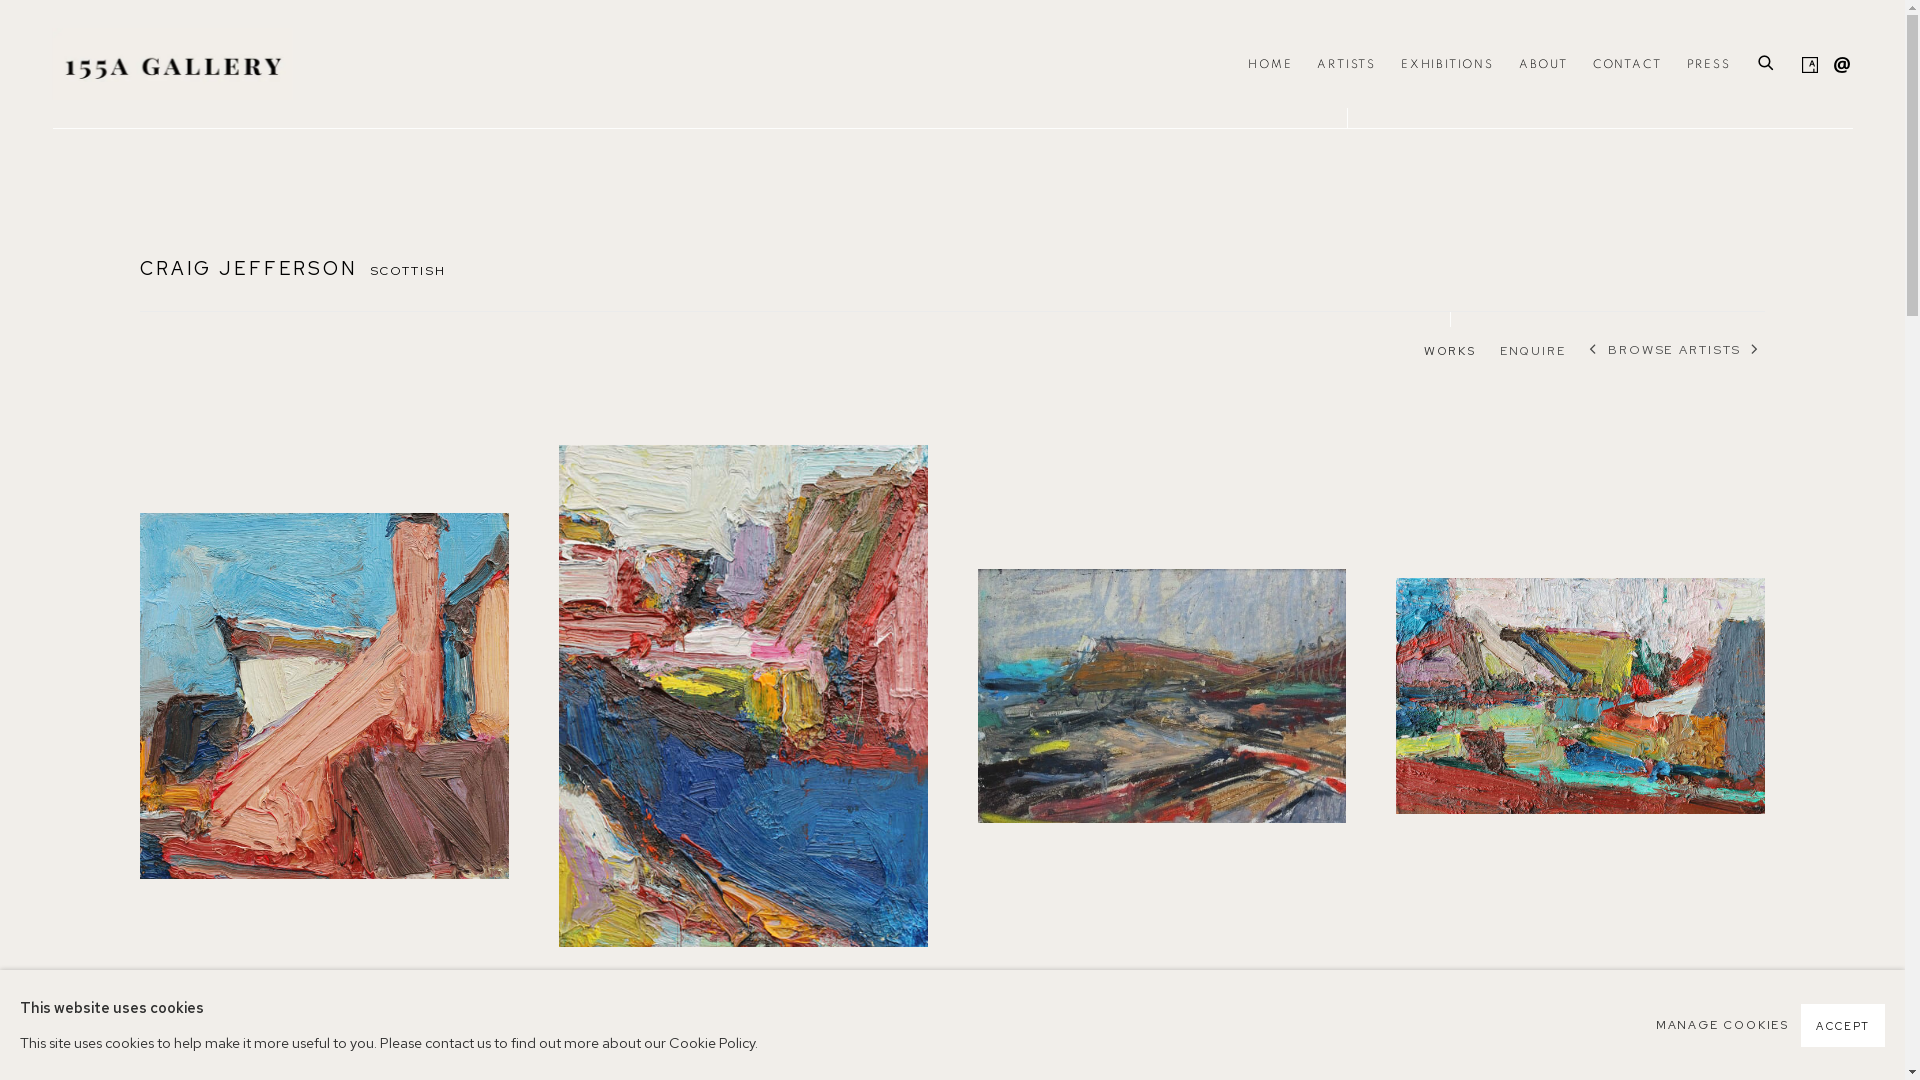  I want to click on 'ARTISTS', so click(1316, 63).